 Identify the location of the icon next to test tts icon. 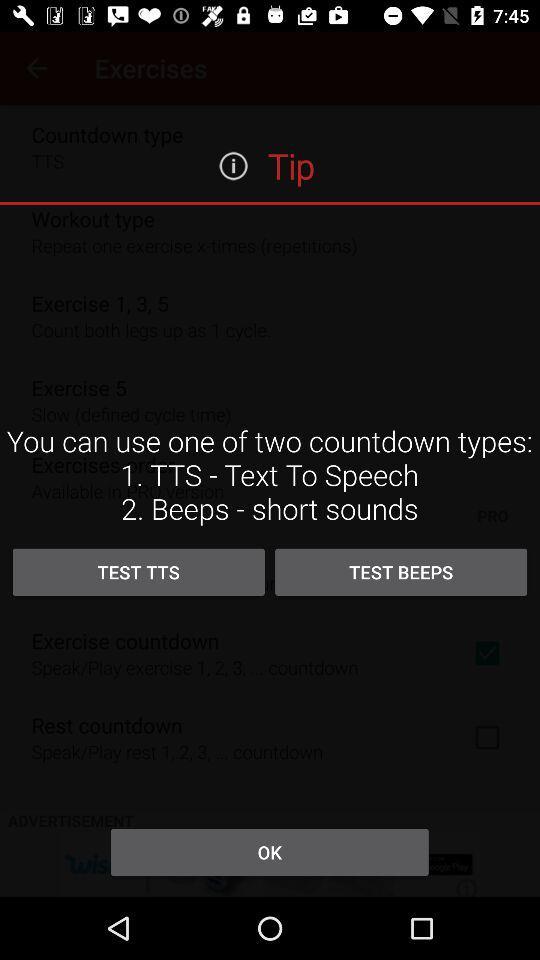
(401, 572).